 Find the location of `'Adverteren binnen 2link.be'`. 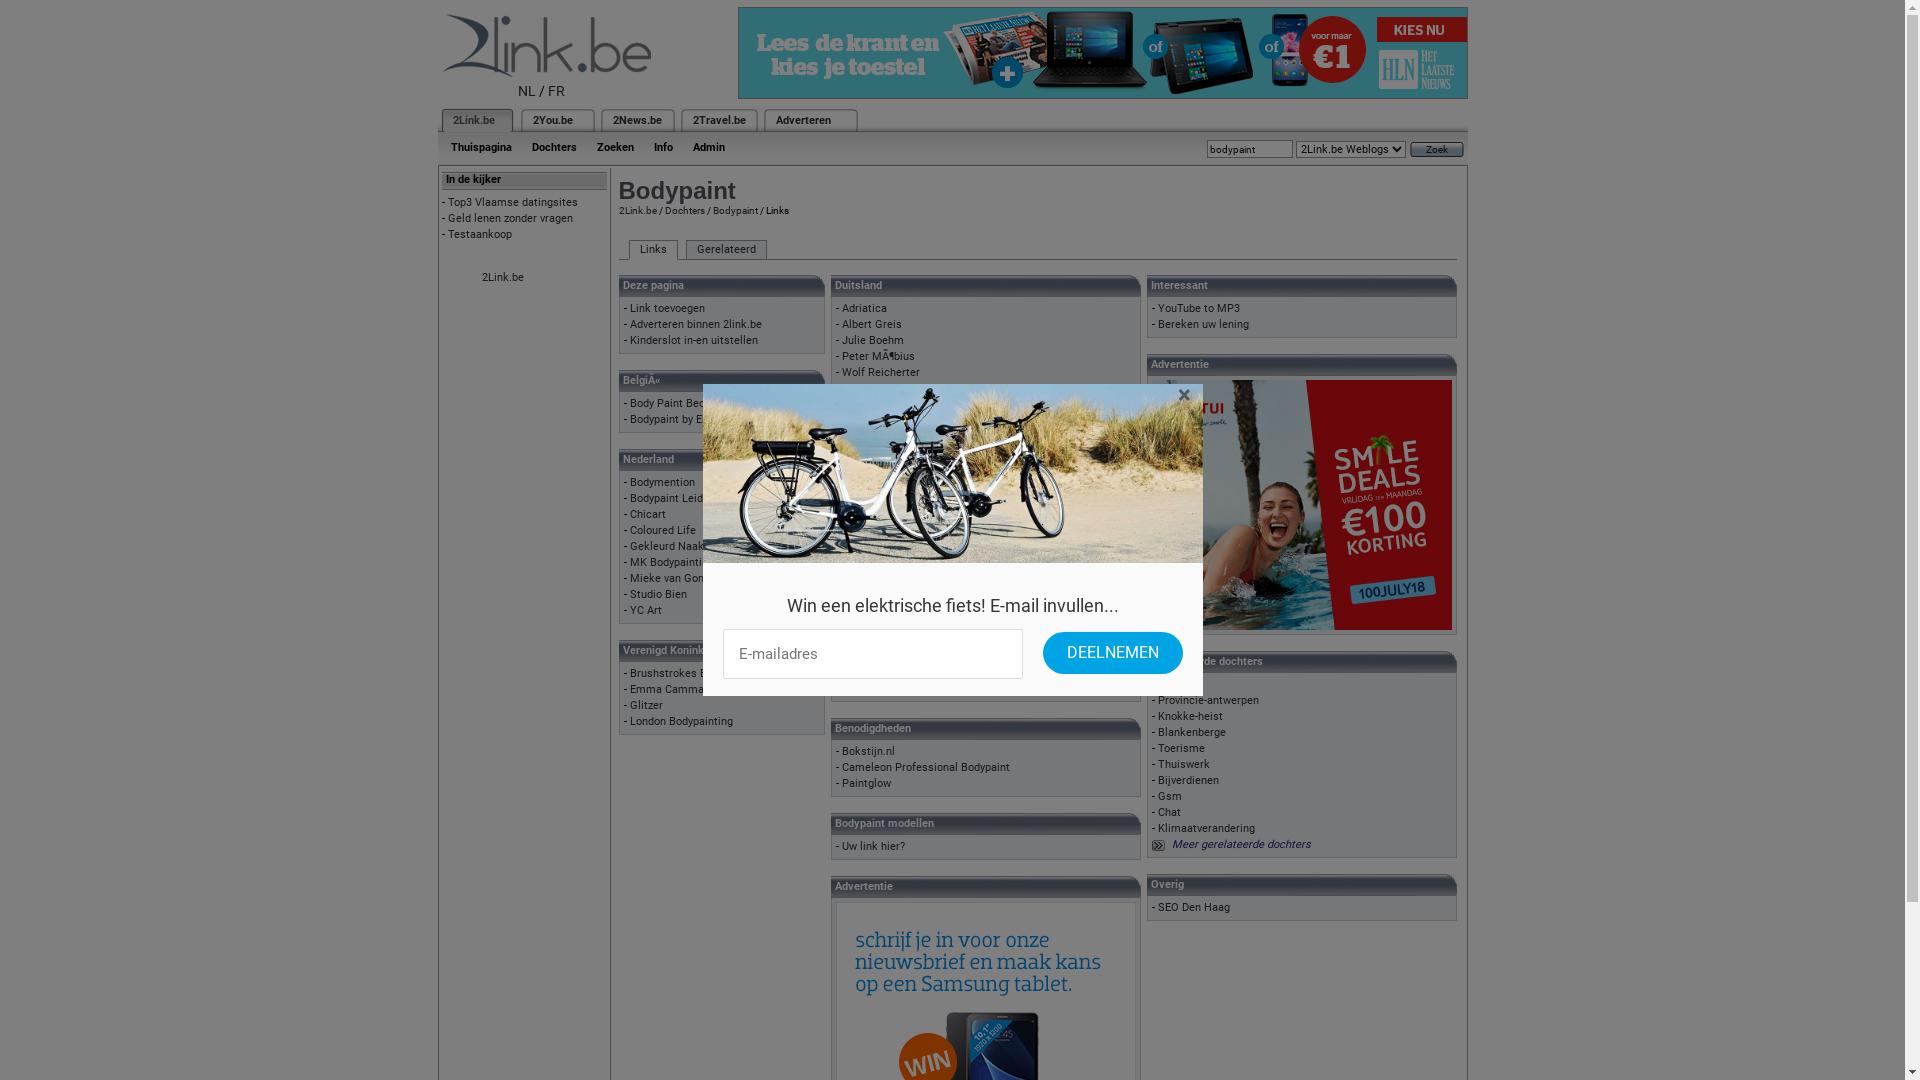

'Adverteren binnen 2link.be' is located at coordinates (696, 323).